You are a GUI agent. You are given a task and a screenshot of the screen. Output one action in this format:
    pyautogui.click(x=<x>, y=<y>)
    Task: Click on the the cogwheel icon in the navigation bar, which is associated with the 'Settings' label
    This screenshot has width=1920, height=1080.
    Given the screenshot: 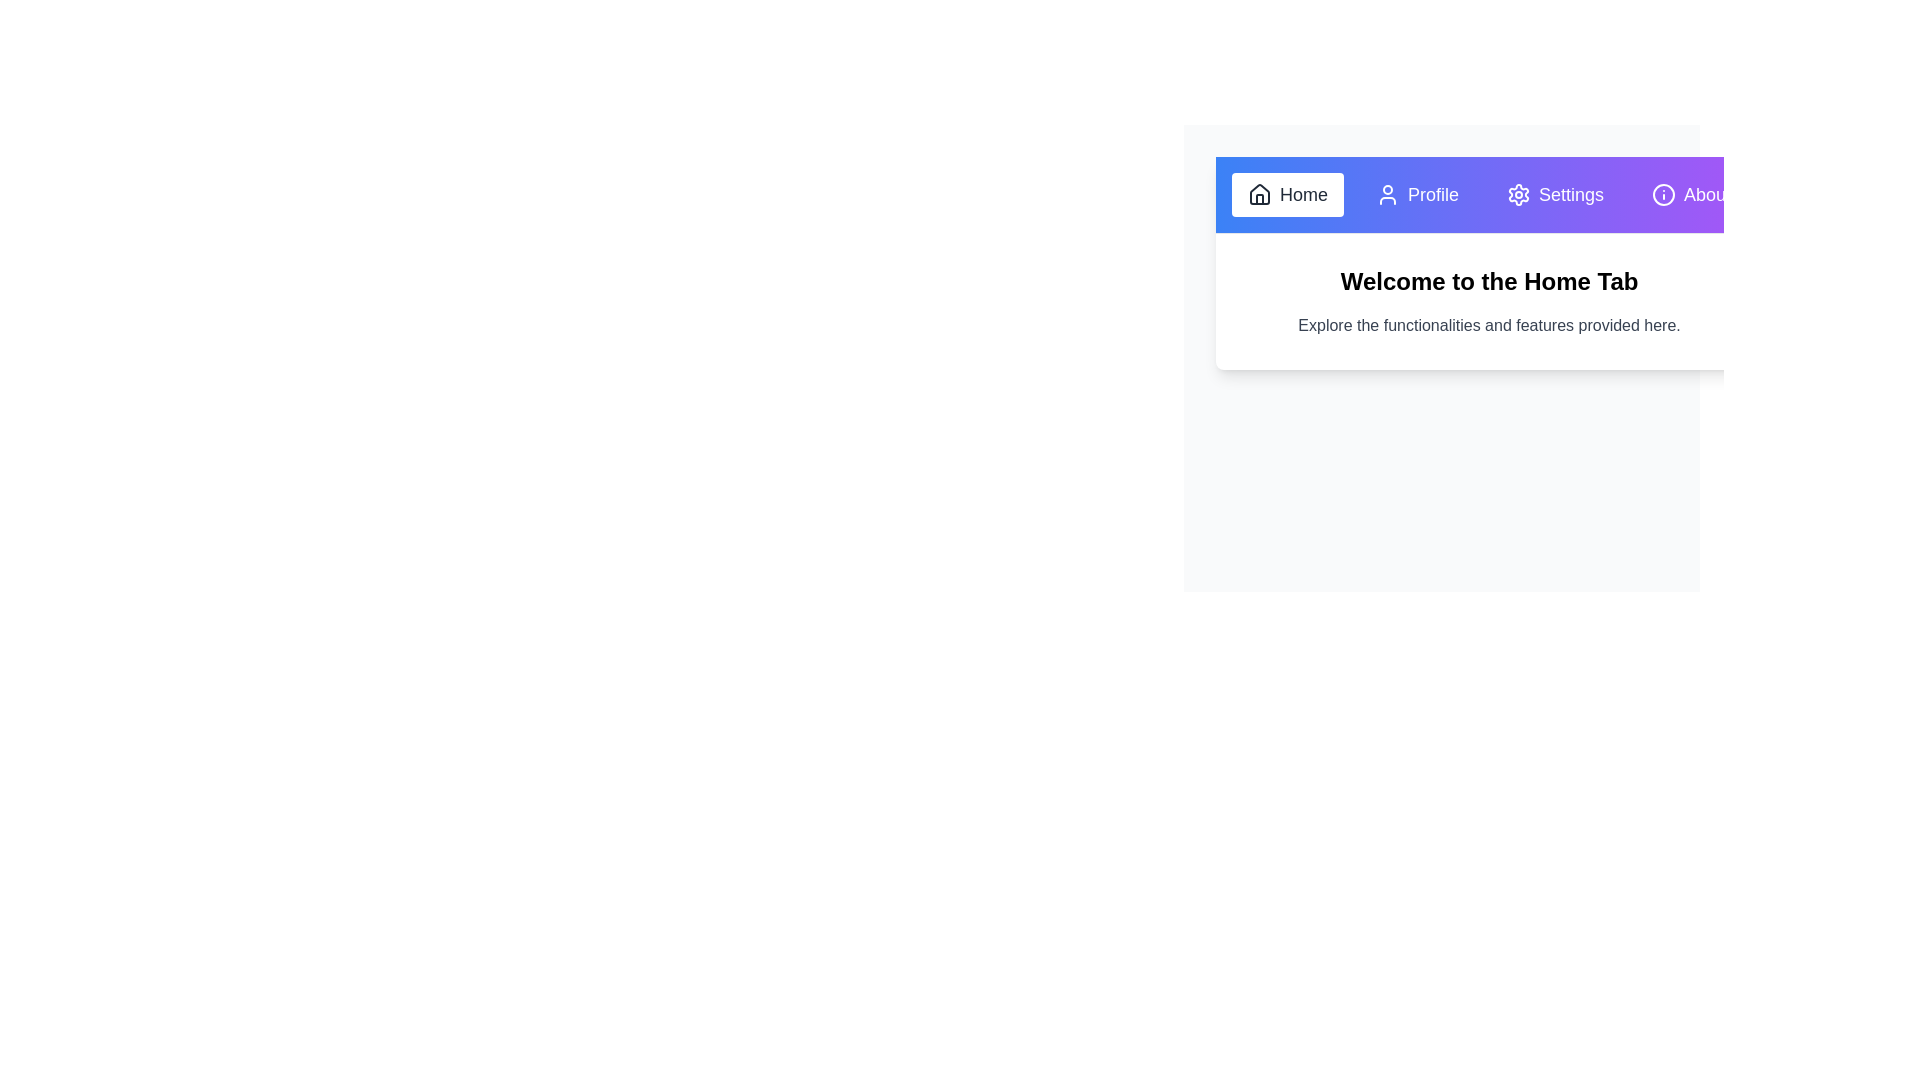 What is the action you would take?
    pyautogui.click(x=1519, y=195)
    